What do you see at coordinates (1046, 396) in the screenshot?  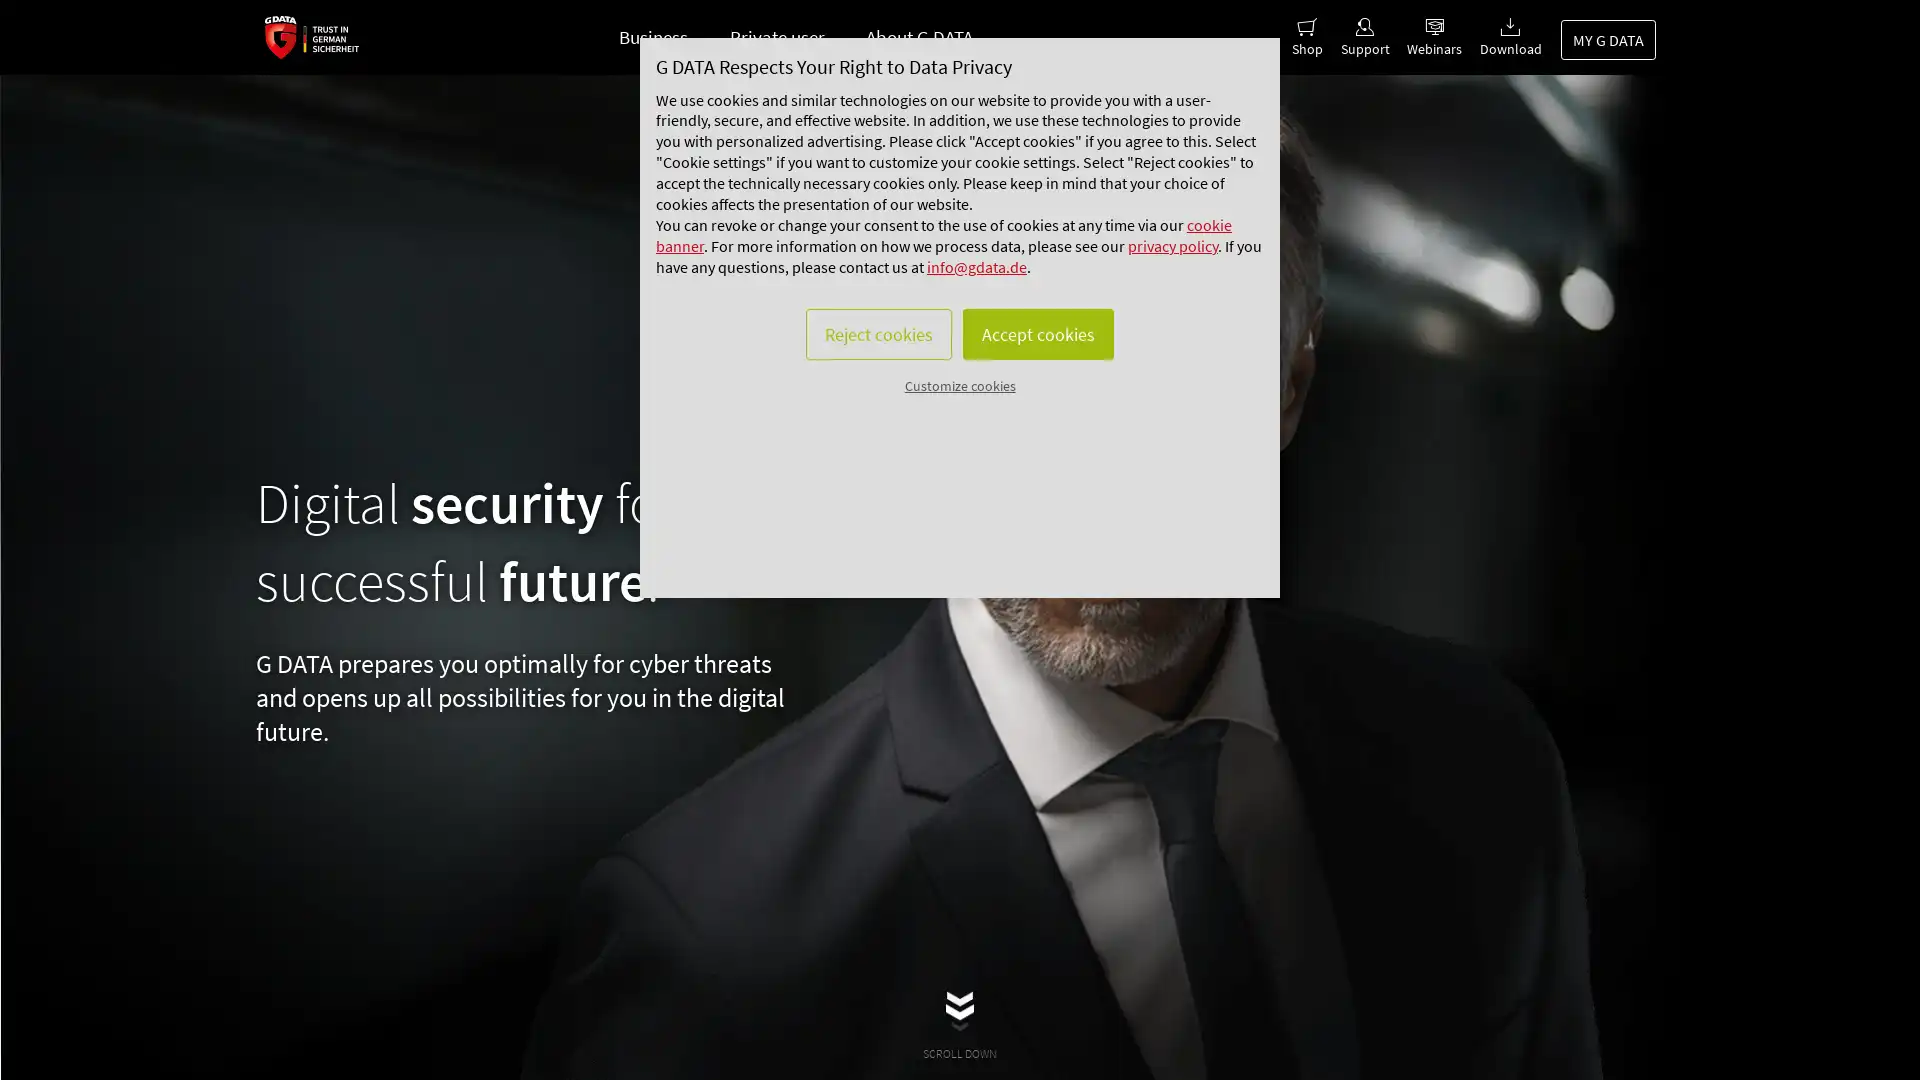 I see `Accept cookies` at bounding box center [1046, 396].